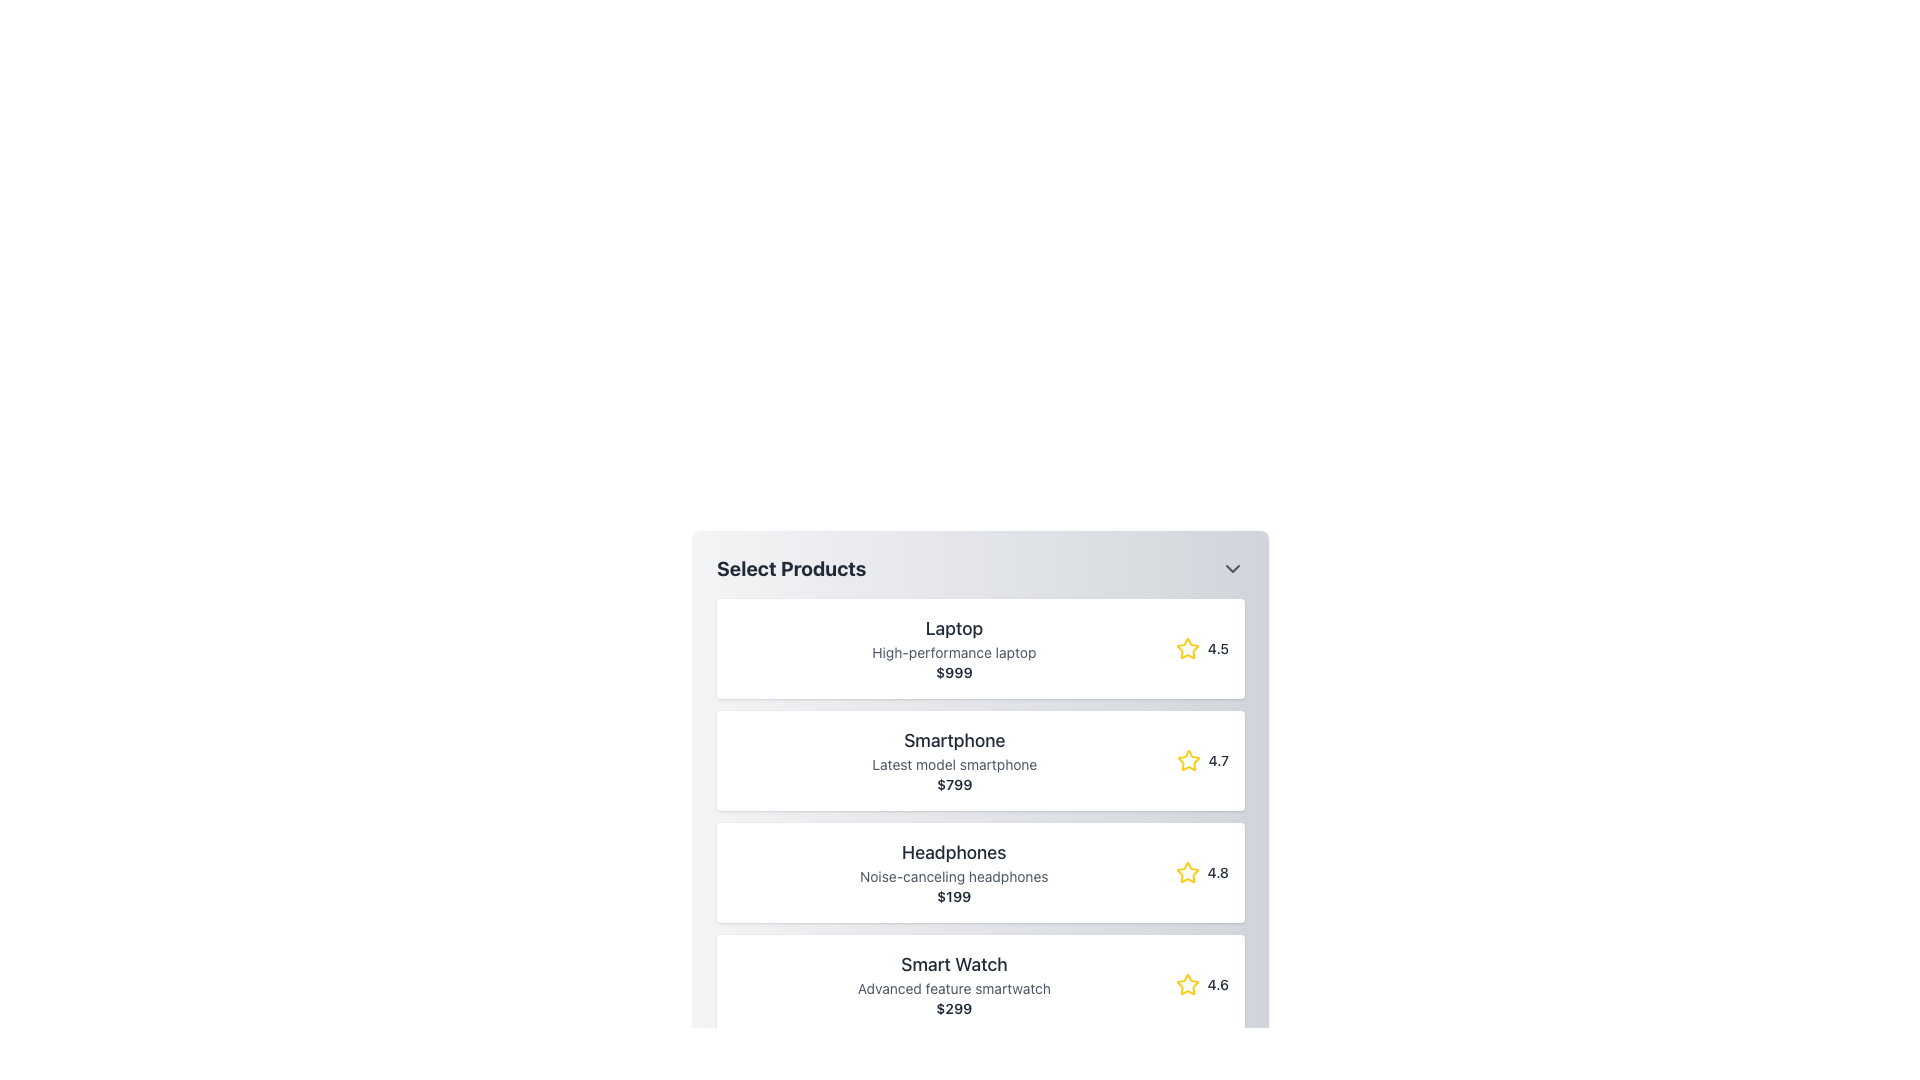 This screenshot has width=1920, height=1080. What do you see at coordinates (953, 875) in the screenshot?
I see `the static text label reading 'Noise-canceling headphones', which is positioned beneath the title 'Headphones' and above the price '$199' in the product listing` at bounding box center [953, 875].